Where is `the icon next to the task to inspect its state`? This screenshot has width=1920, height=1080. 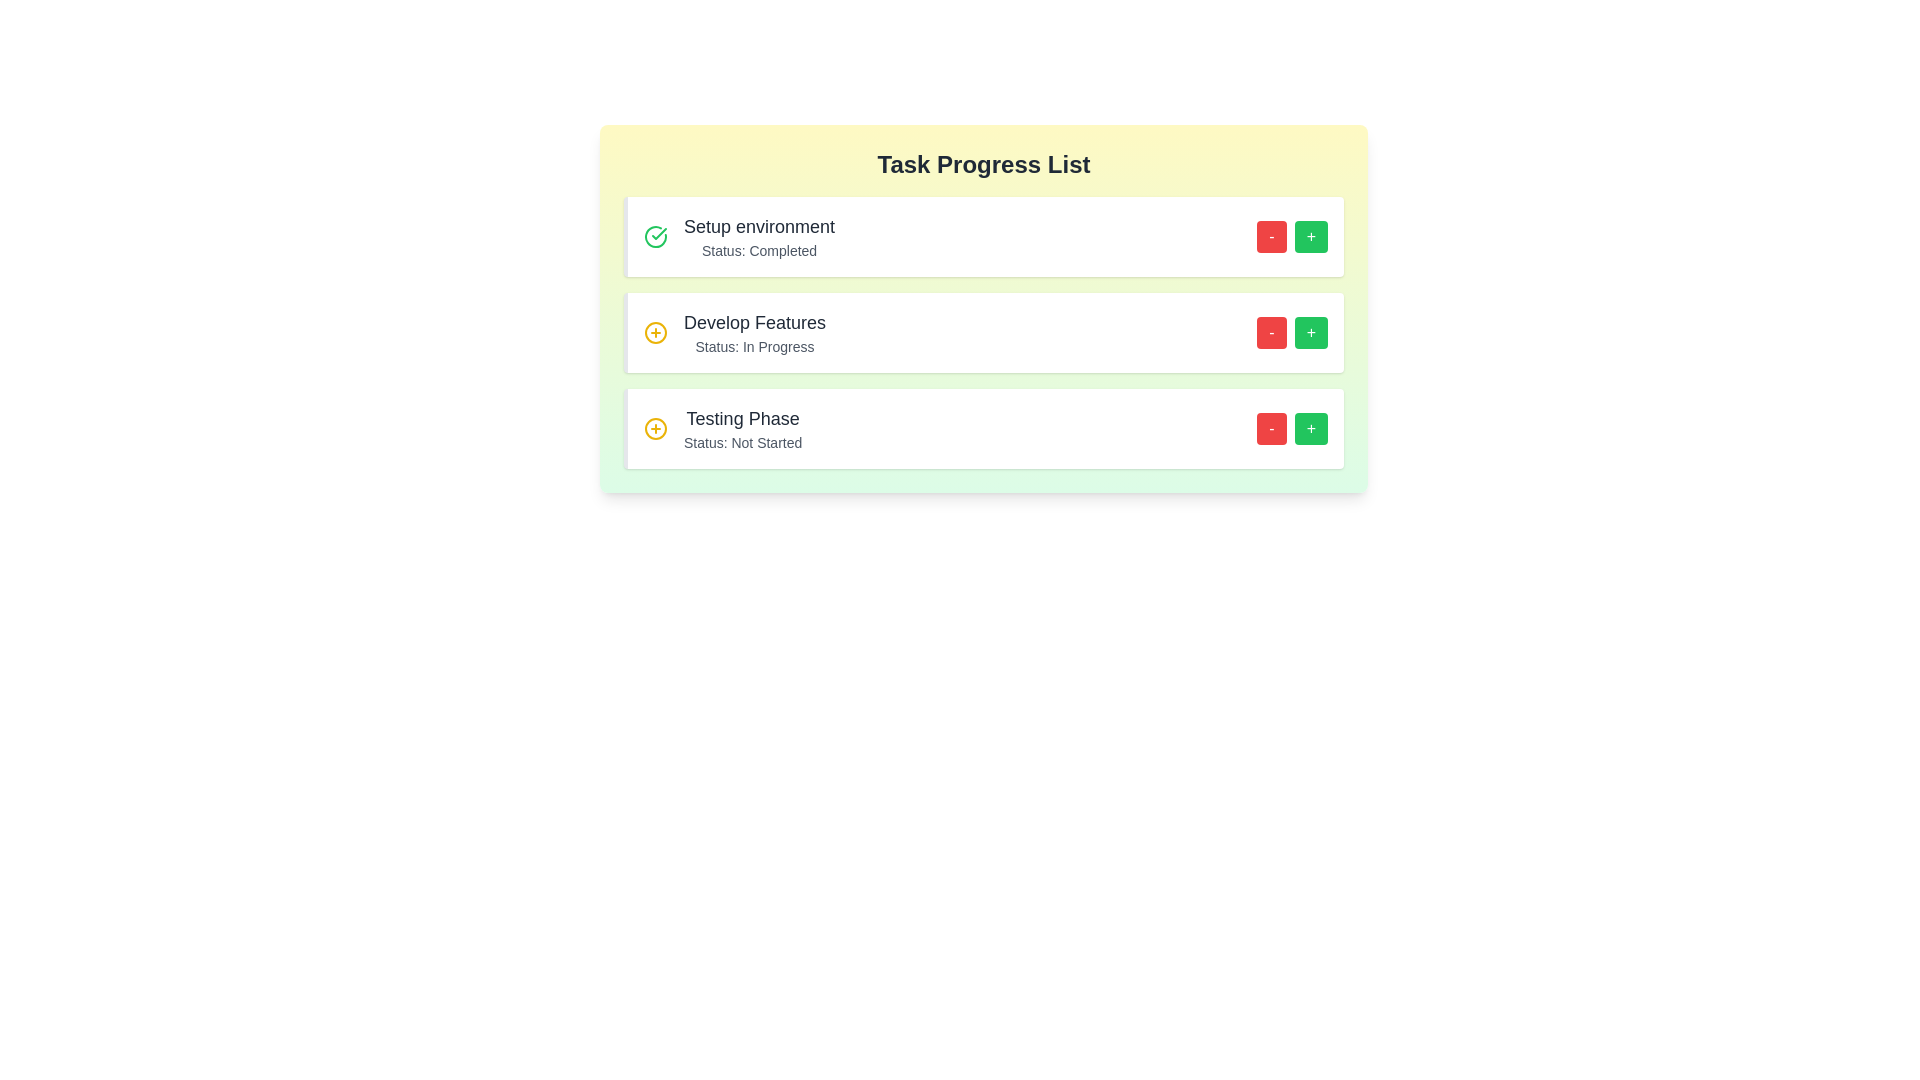 the icon next to the task to inspect its state is located at coordinates (656, 235).